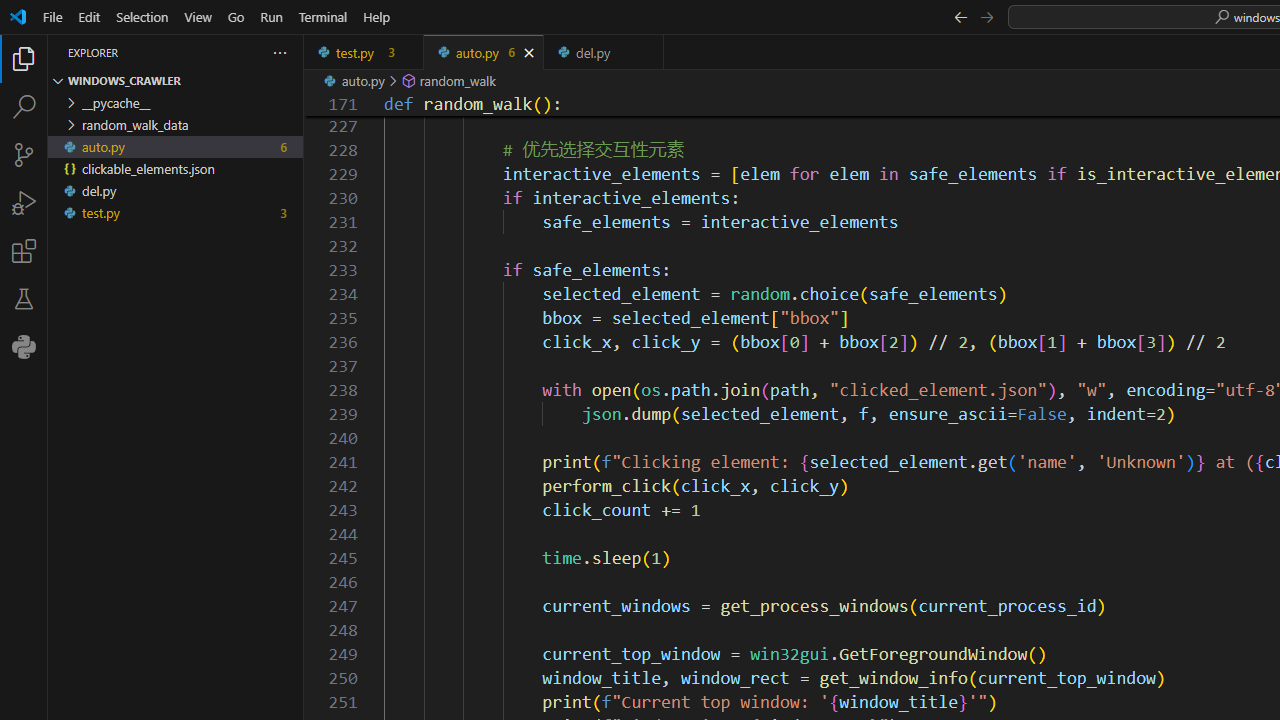 This screenshot has height=720, width=1280. Describe the element at coordinates (648, 51) in the screenshot. I see `'Close (Ctrl+F4)'` at that location.